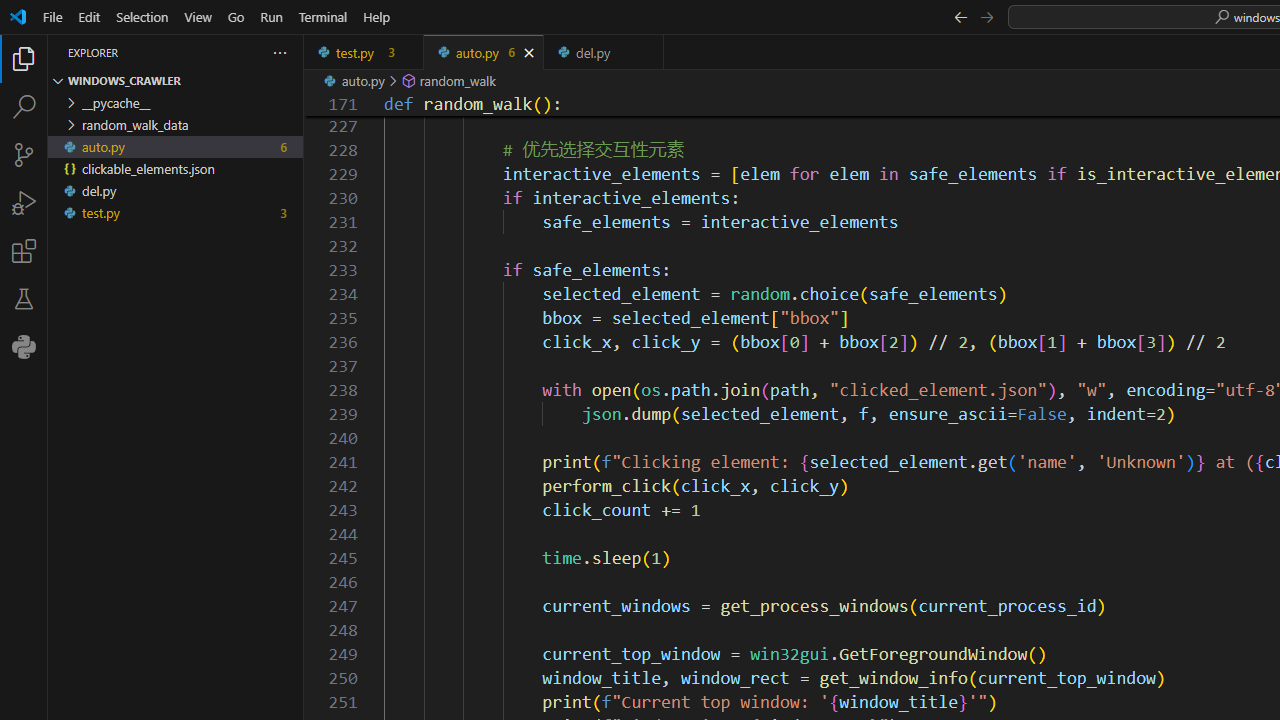 This screenshot has height=720, width=1280. Describe the element at coordinates (648, 51) in the screenshot. I see `'Close (Ctrl+F4)'` at that location.